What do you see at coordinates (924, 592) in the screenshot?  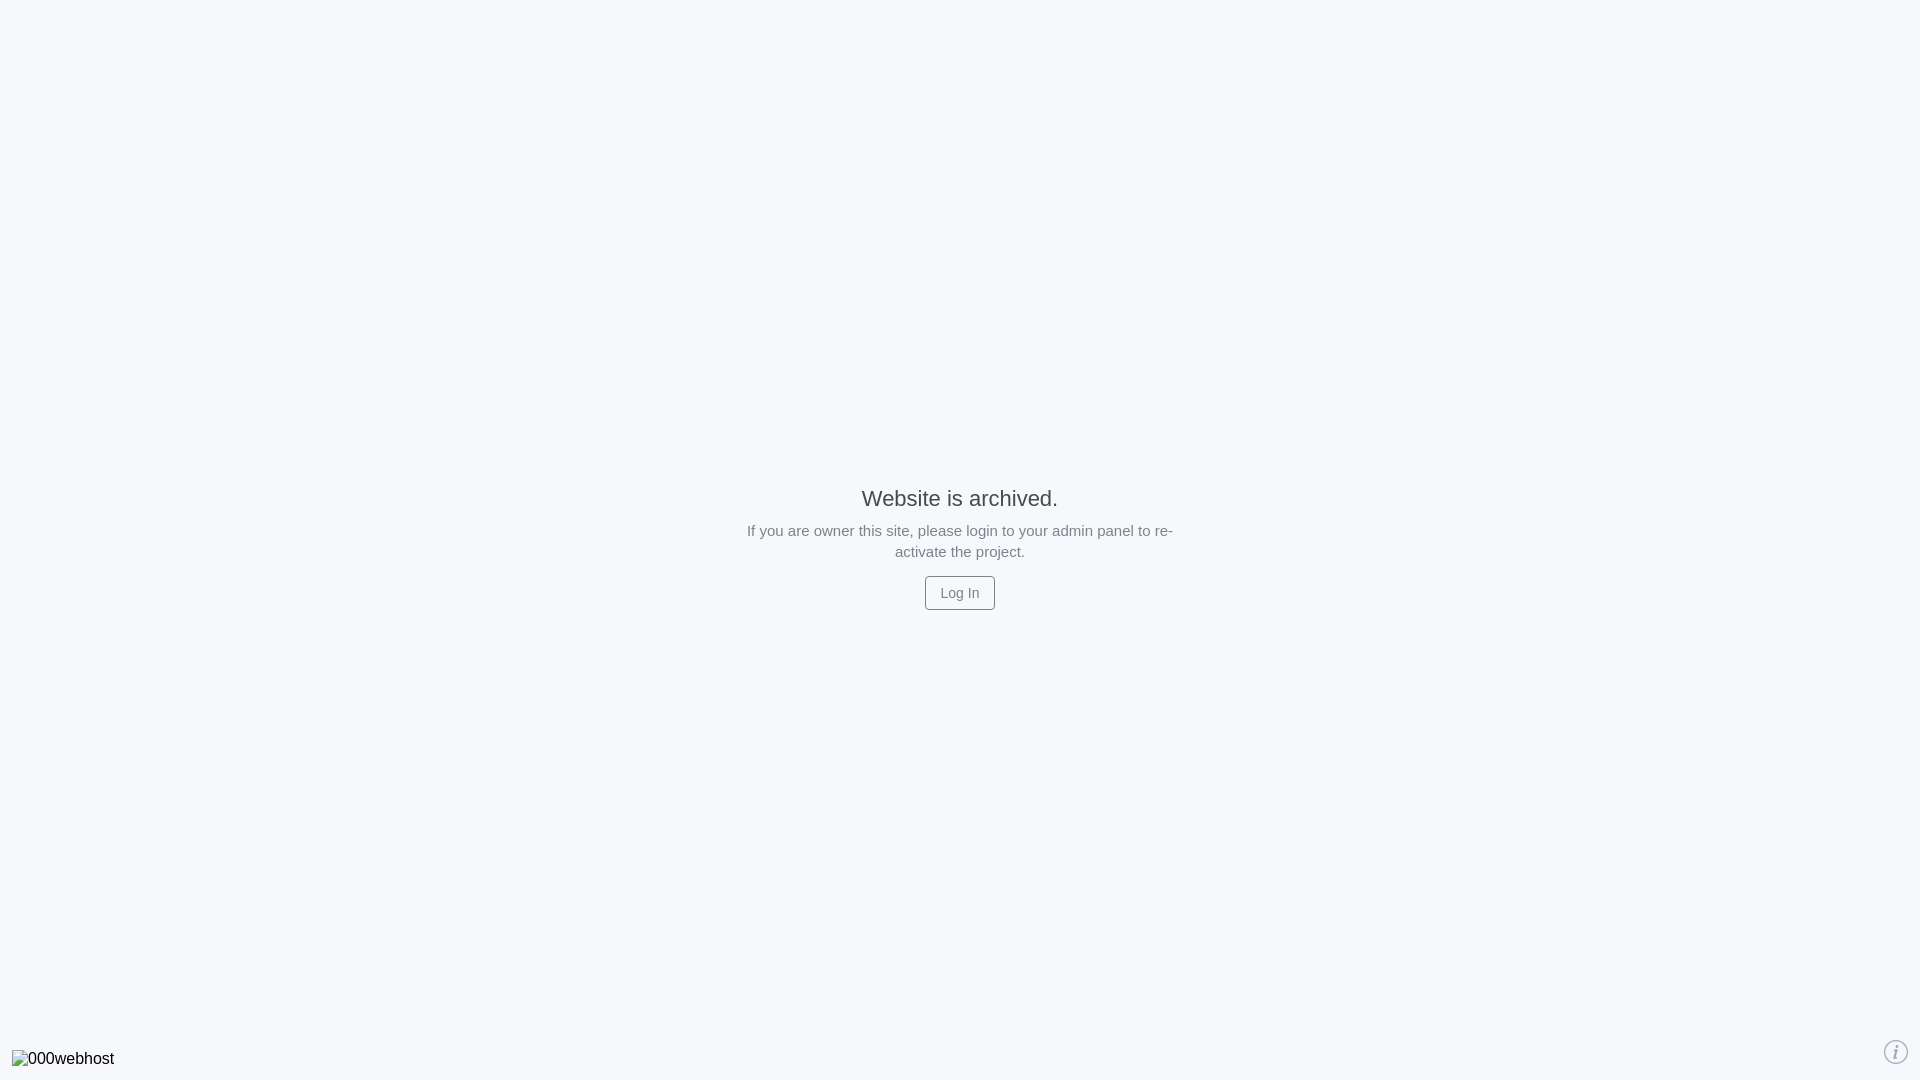 I see `'Log In'` at bounding box center [924, 592].